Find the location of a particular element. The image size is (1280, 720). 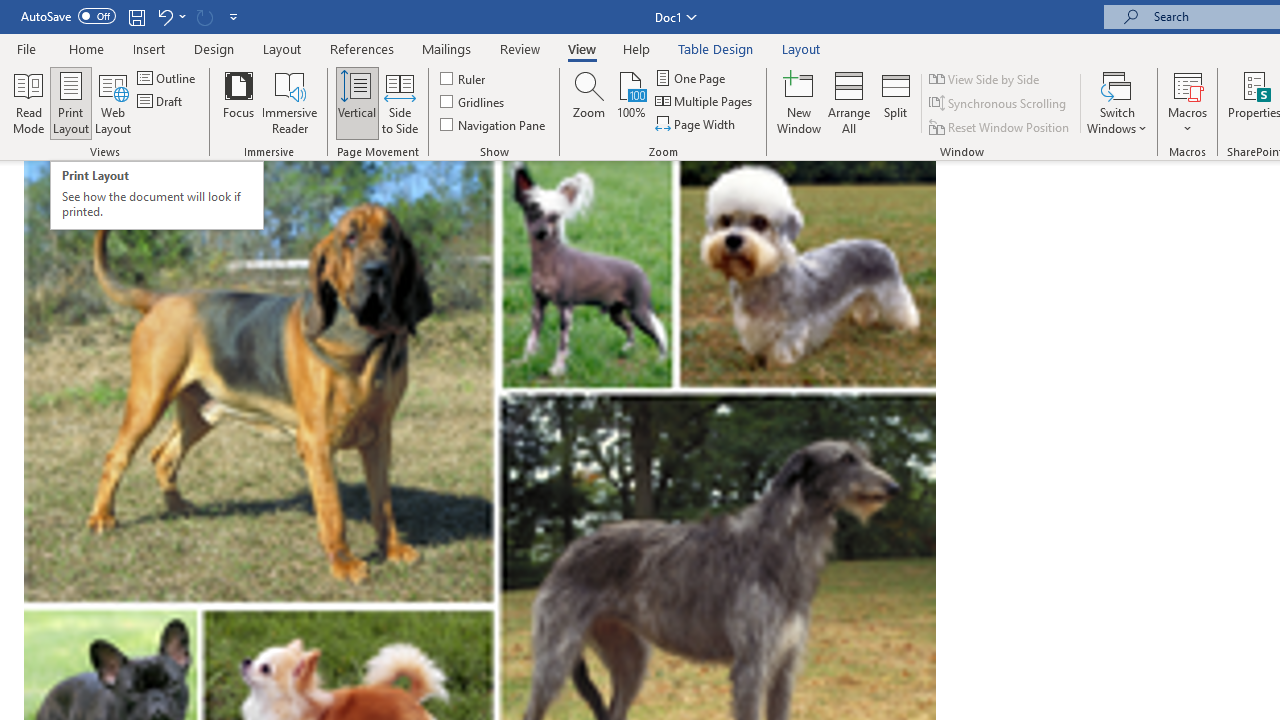

'One Page' is located at coordinates (691, 77).